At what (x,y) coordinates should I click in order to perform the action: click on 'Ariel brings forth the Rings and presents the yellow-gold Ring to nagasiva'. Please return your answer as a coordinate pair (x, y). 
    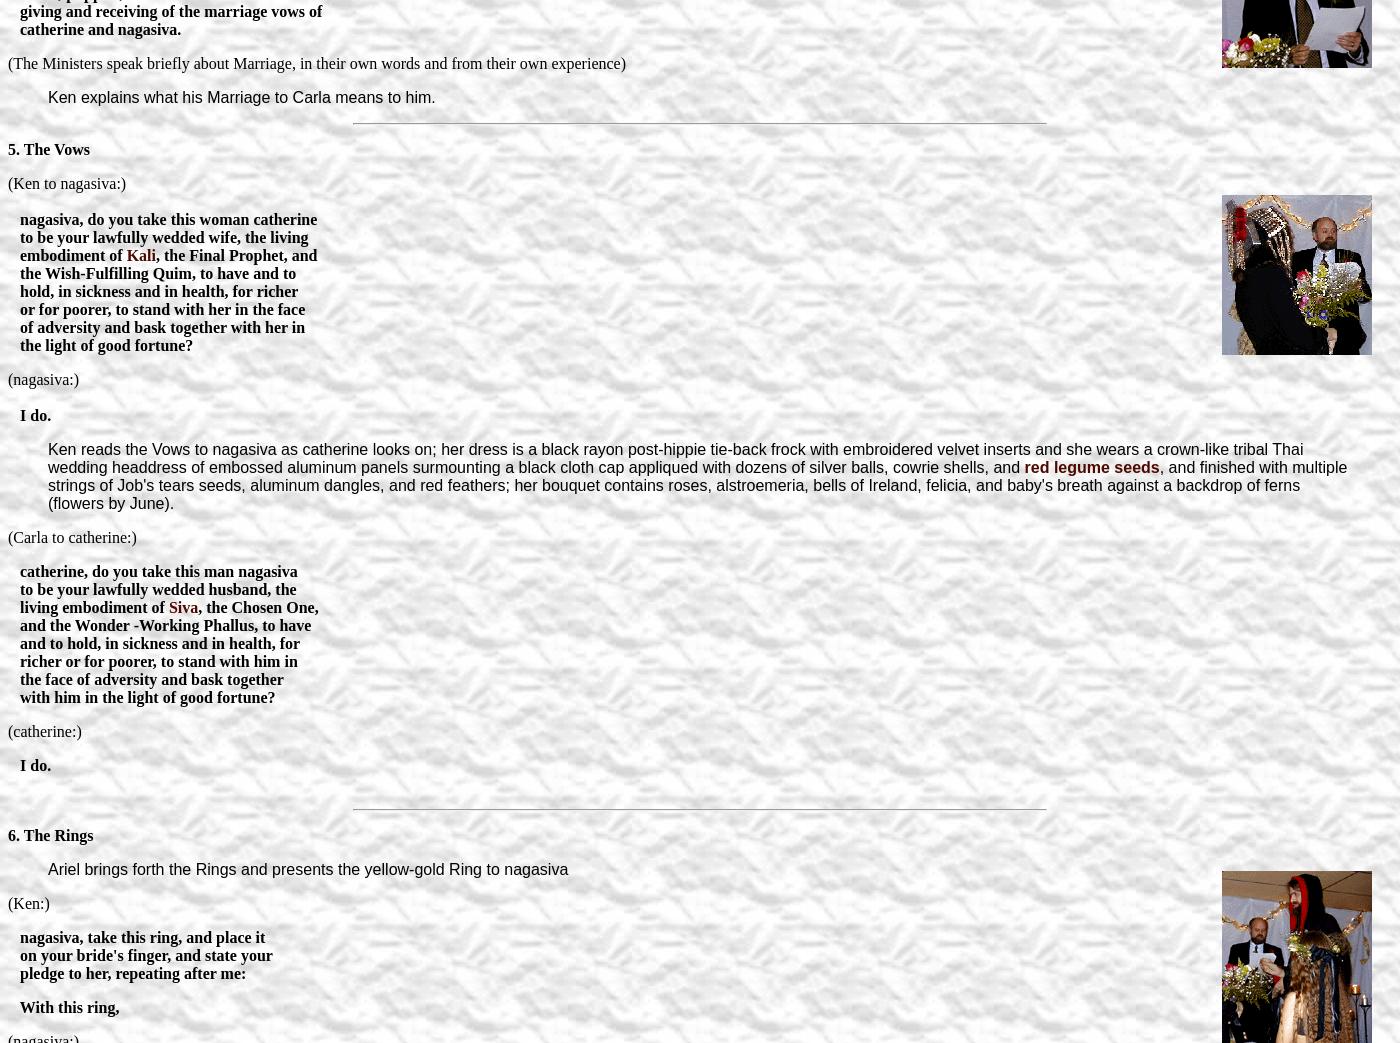
    Looking at the image, I should click on (308, 868).